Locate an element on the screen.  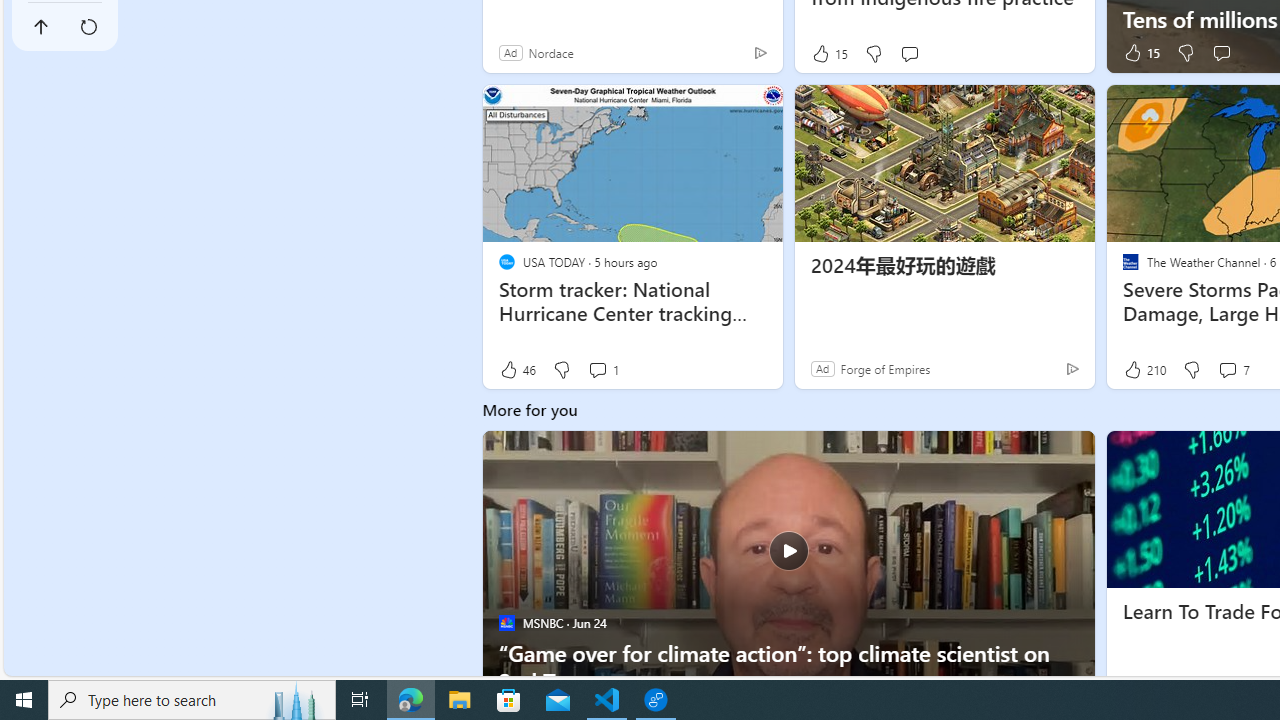
'USA TODAY' is located at coordinates (506, 261).